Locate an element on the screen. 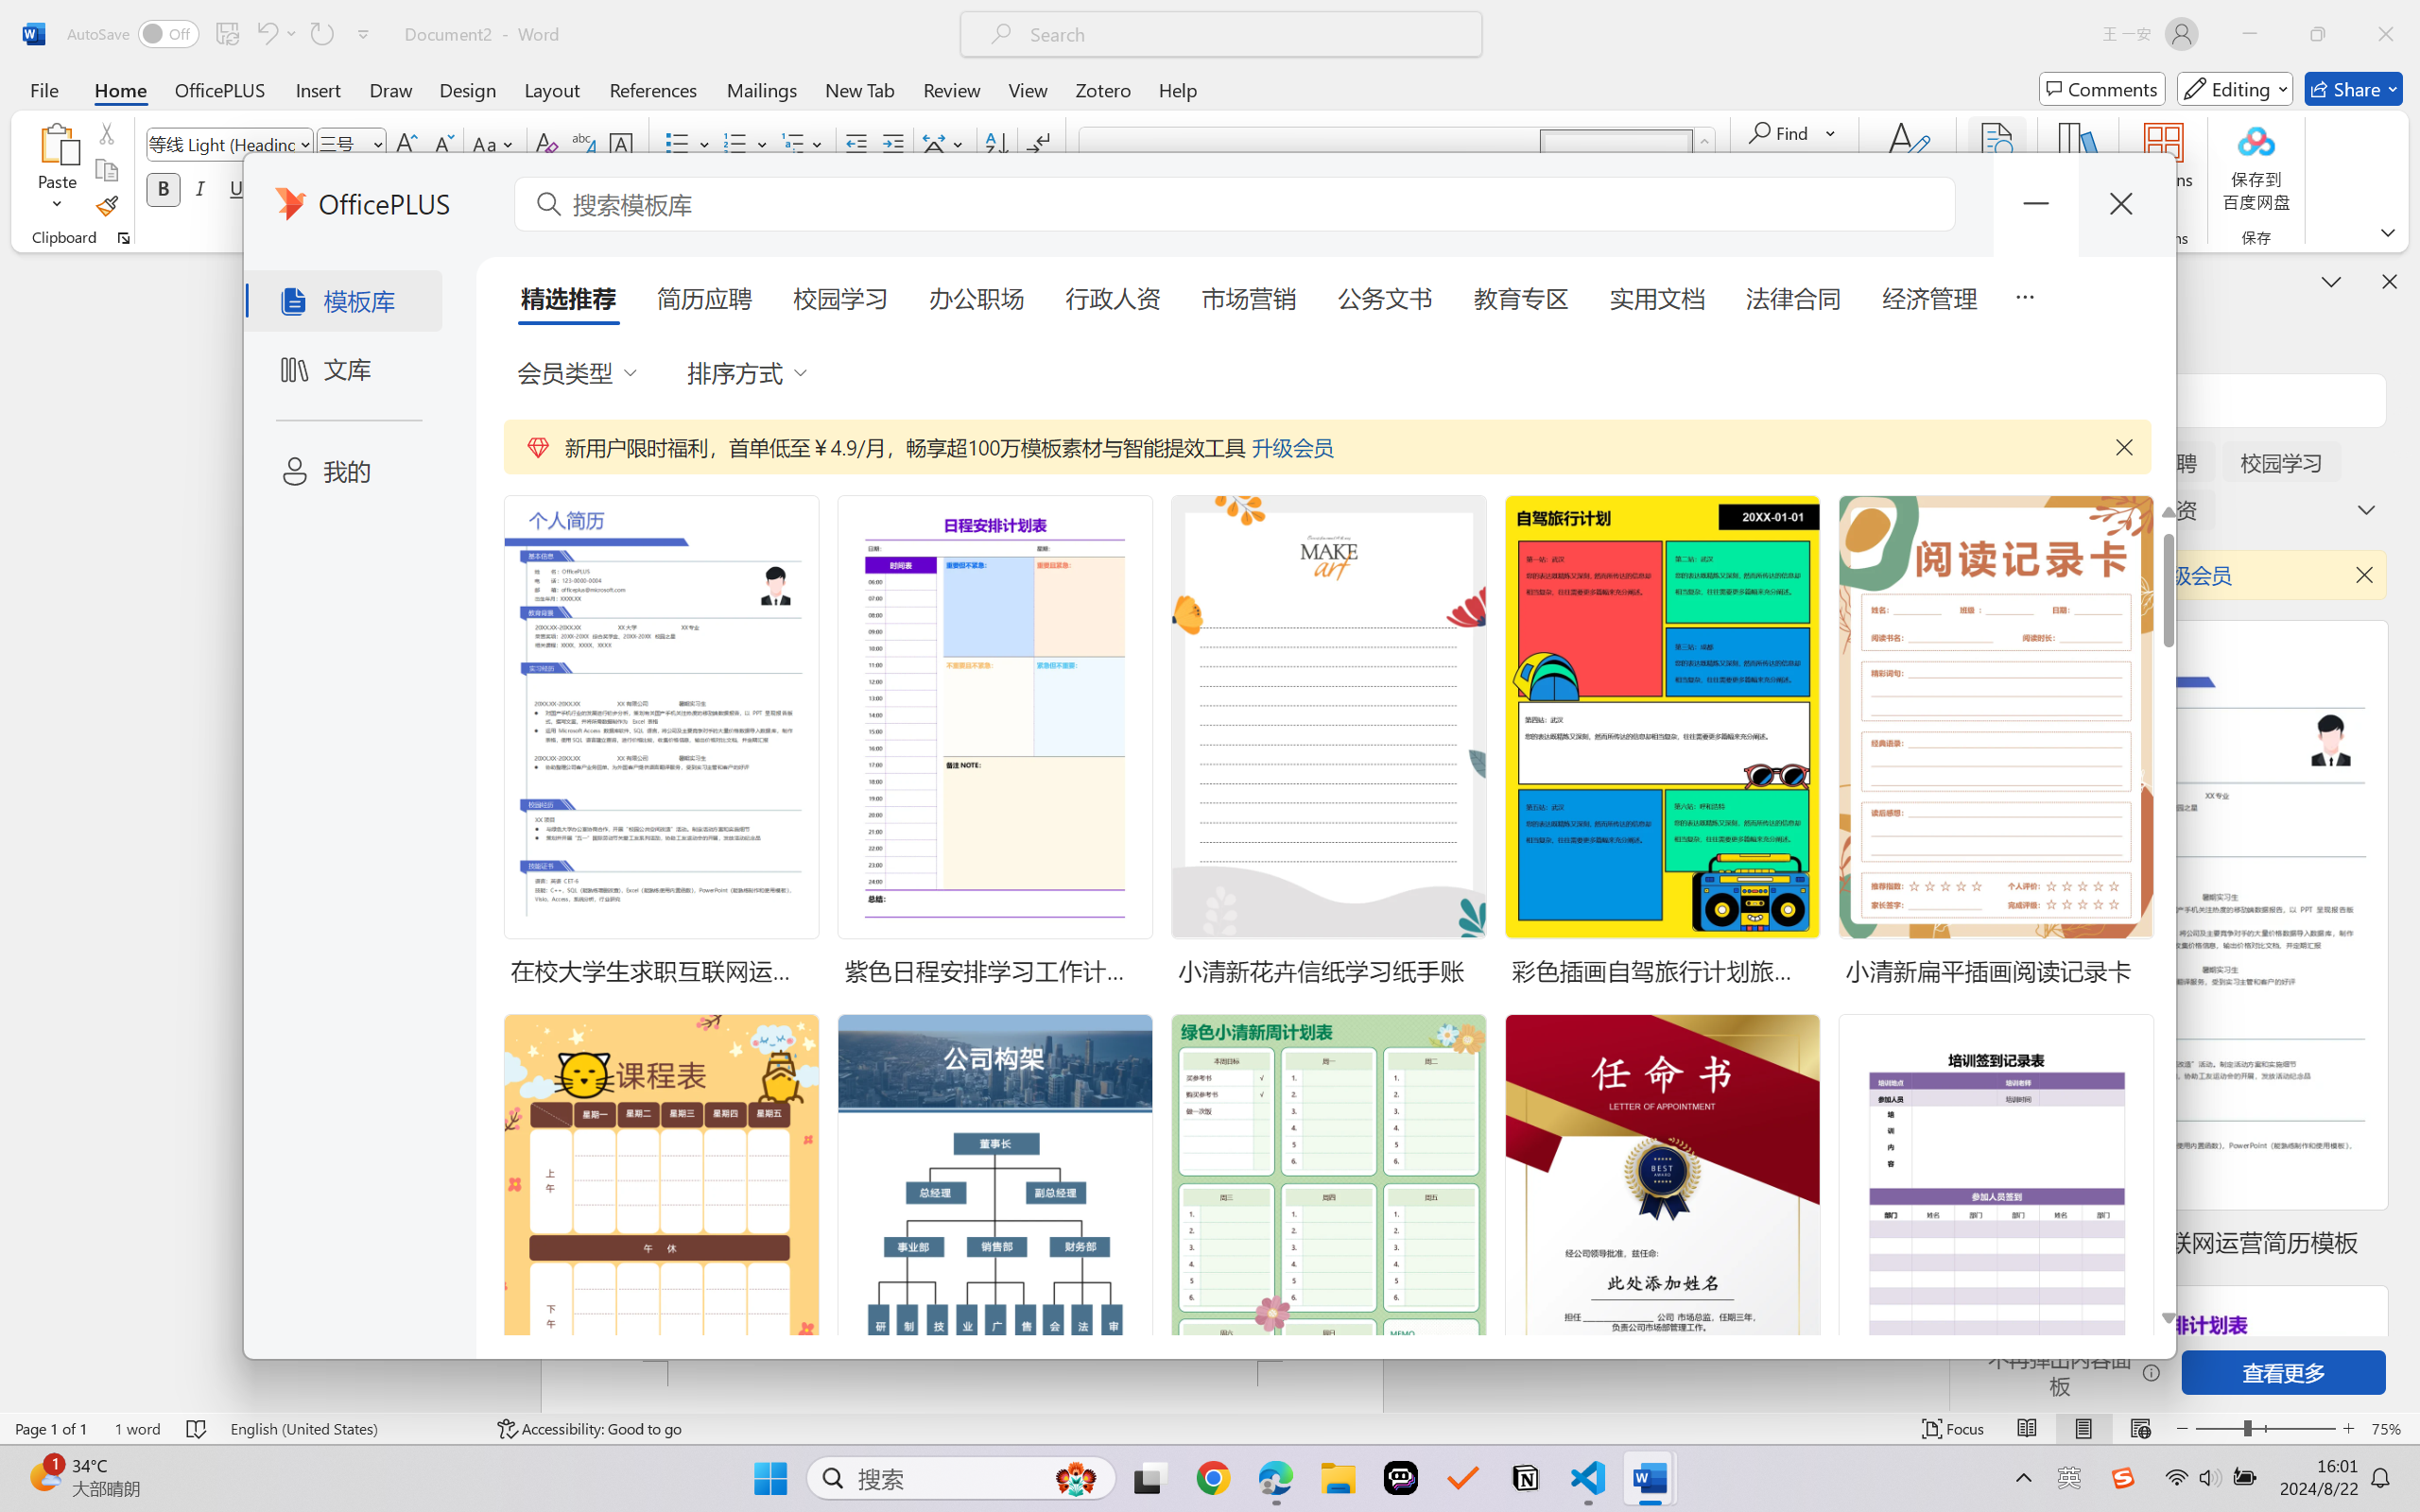 Image resolution: width=2420 pixels, height=1512 pixels. 'Undo Typing' is located at coordinates (265, 33).